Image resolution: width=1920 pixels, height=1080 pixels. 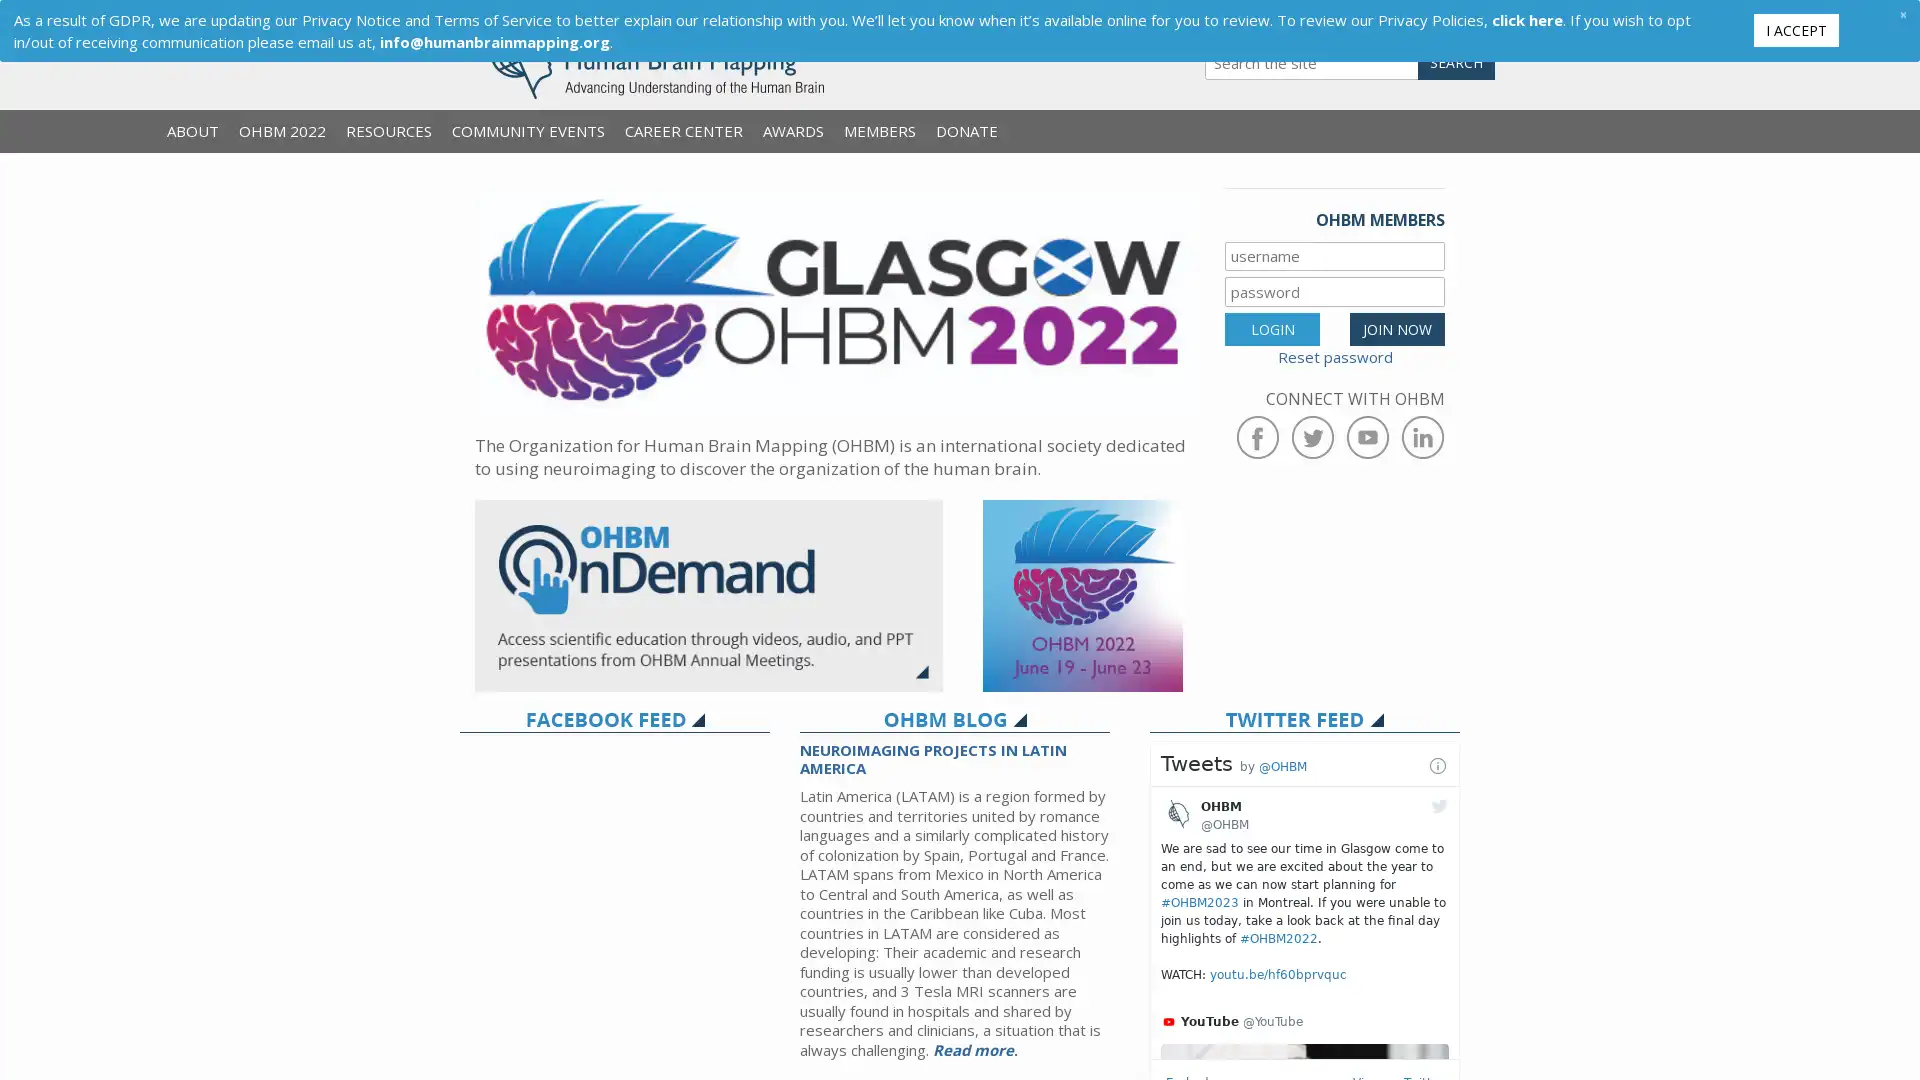 What do you see at coordinates (1396, 327) in the screenshot?
I see `JOIN NOW` at bounding box center [1396, 327].